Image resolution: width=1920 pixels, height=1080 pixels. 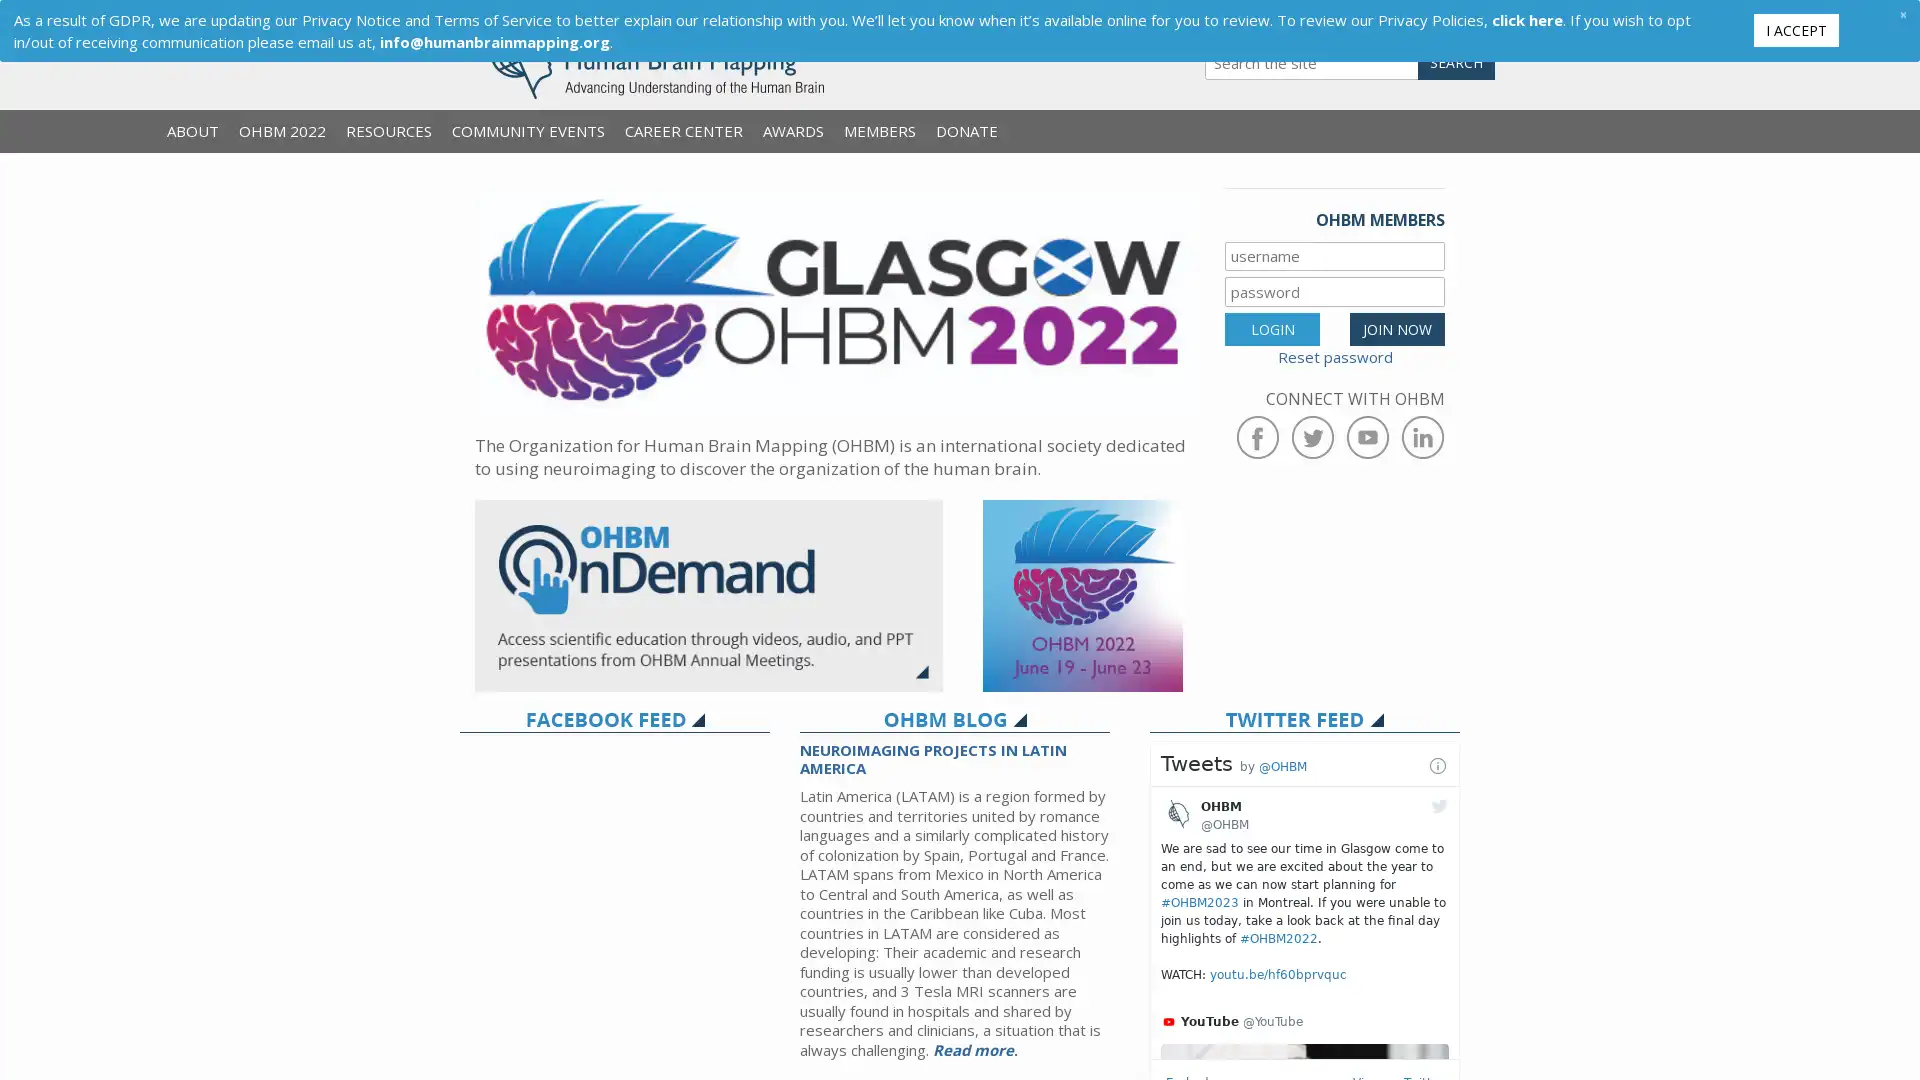 What do you see at coordinates (1396, 327) in the screenshot?
I see `JOIN NOW` at bounding box center [1396, 327].